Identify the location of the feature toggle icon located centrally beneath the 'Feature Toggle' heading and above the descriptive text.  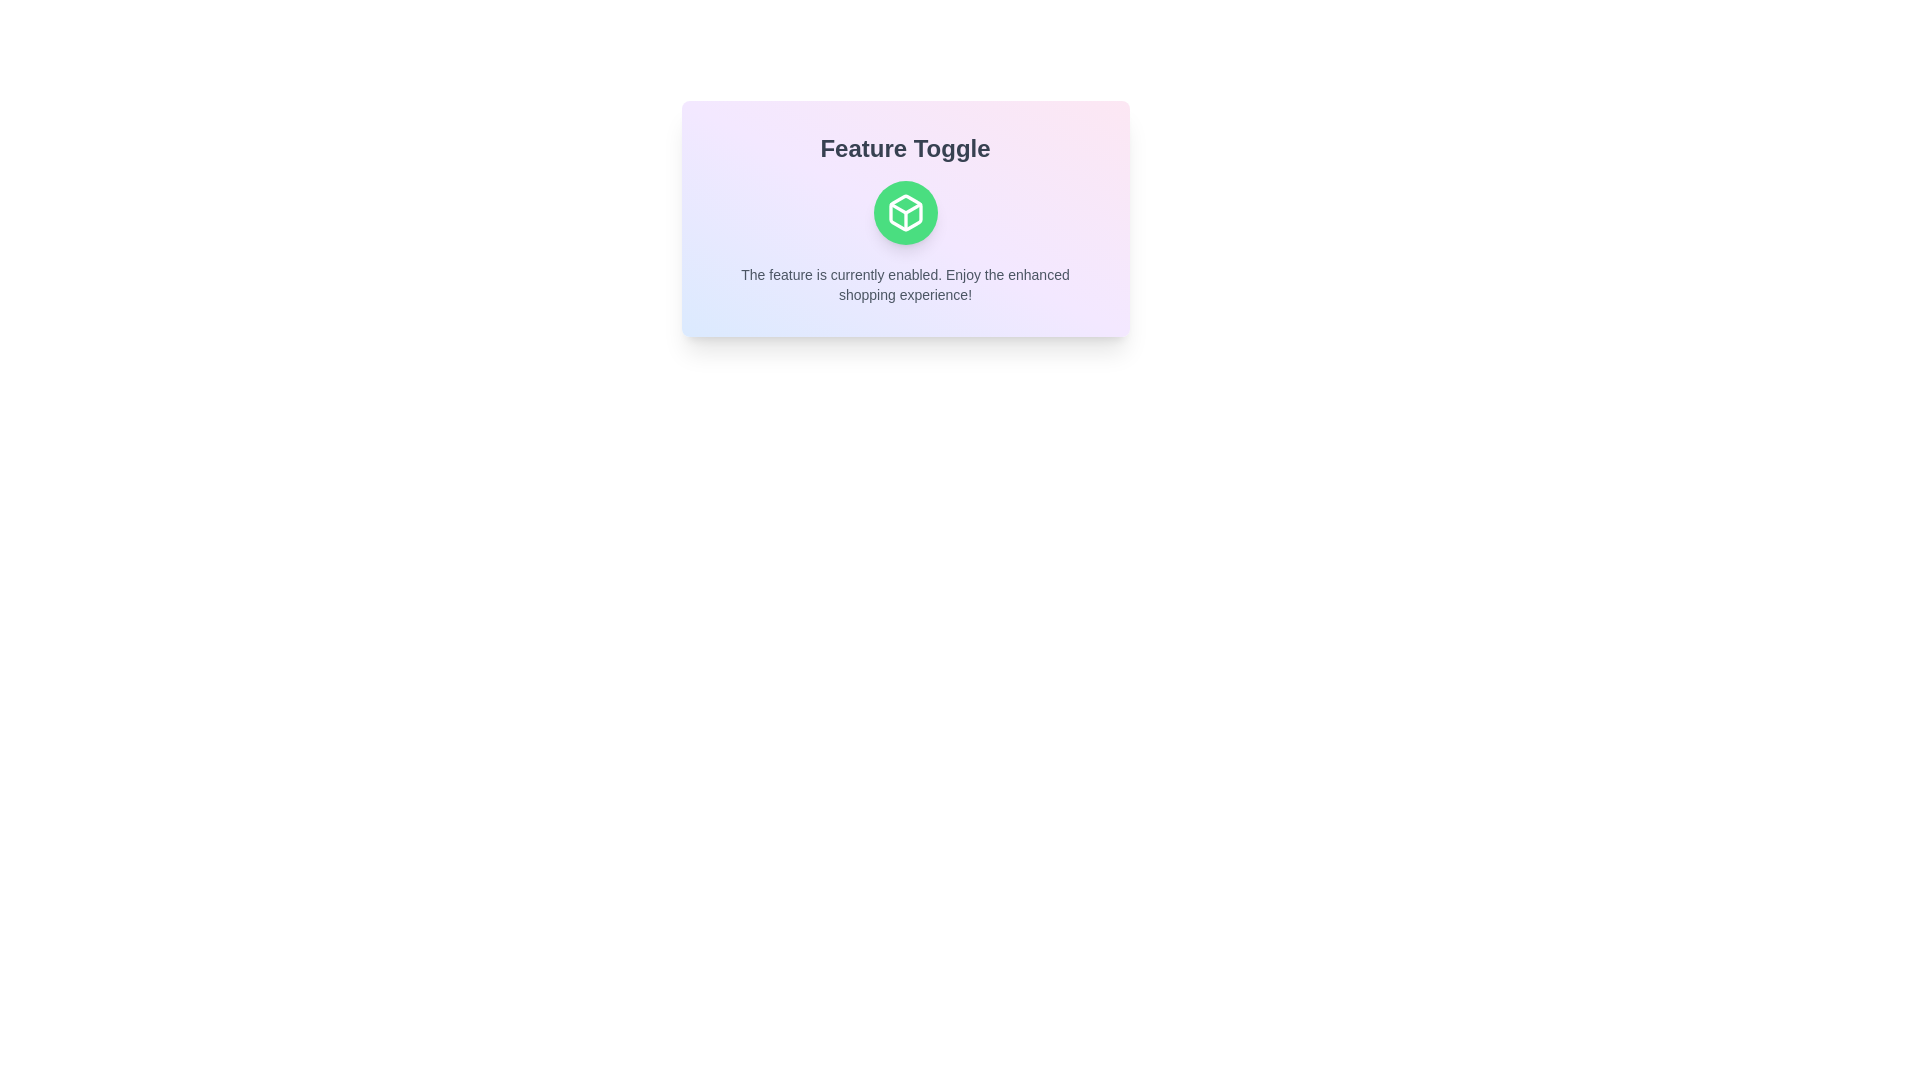
(904, 219).